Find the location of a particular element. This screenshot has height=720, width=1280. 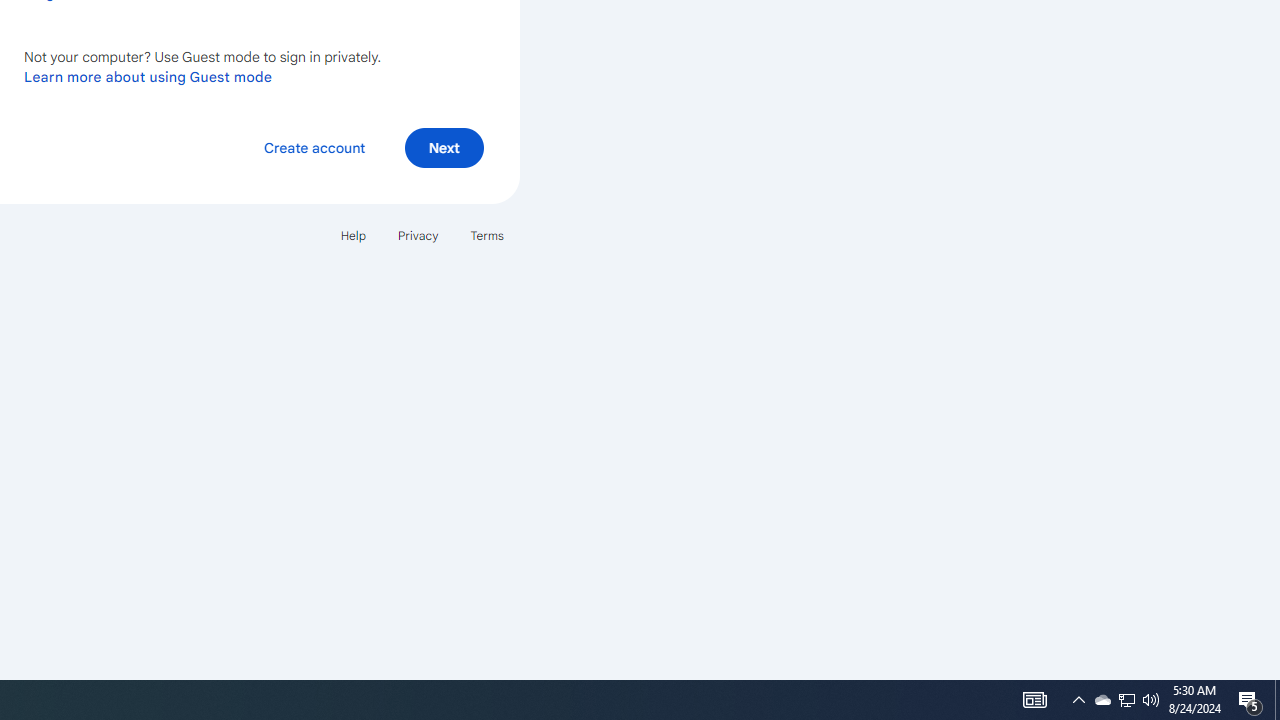

'Create account' is located at coordinates (313, 146).